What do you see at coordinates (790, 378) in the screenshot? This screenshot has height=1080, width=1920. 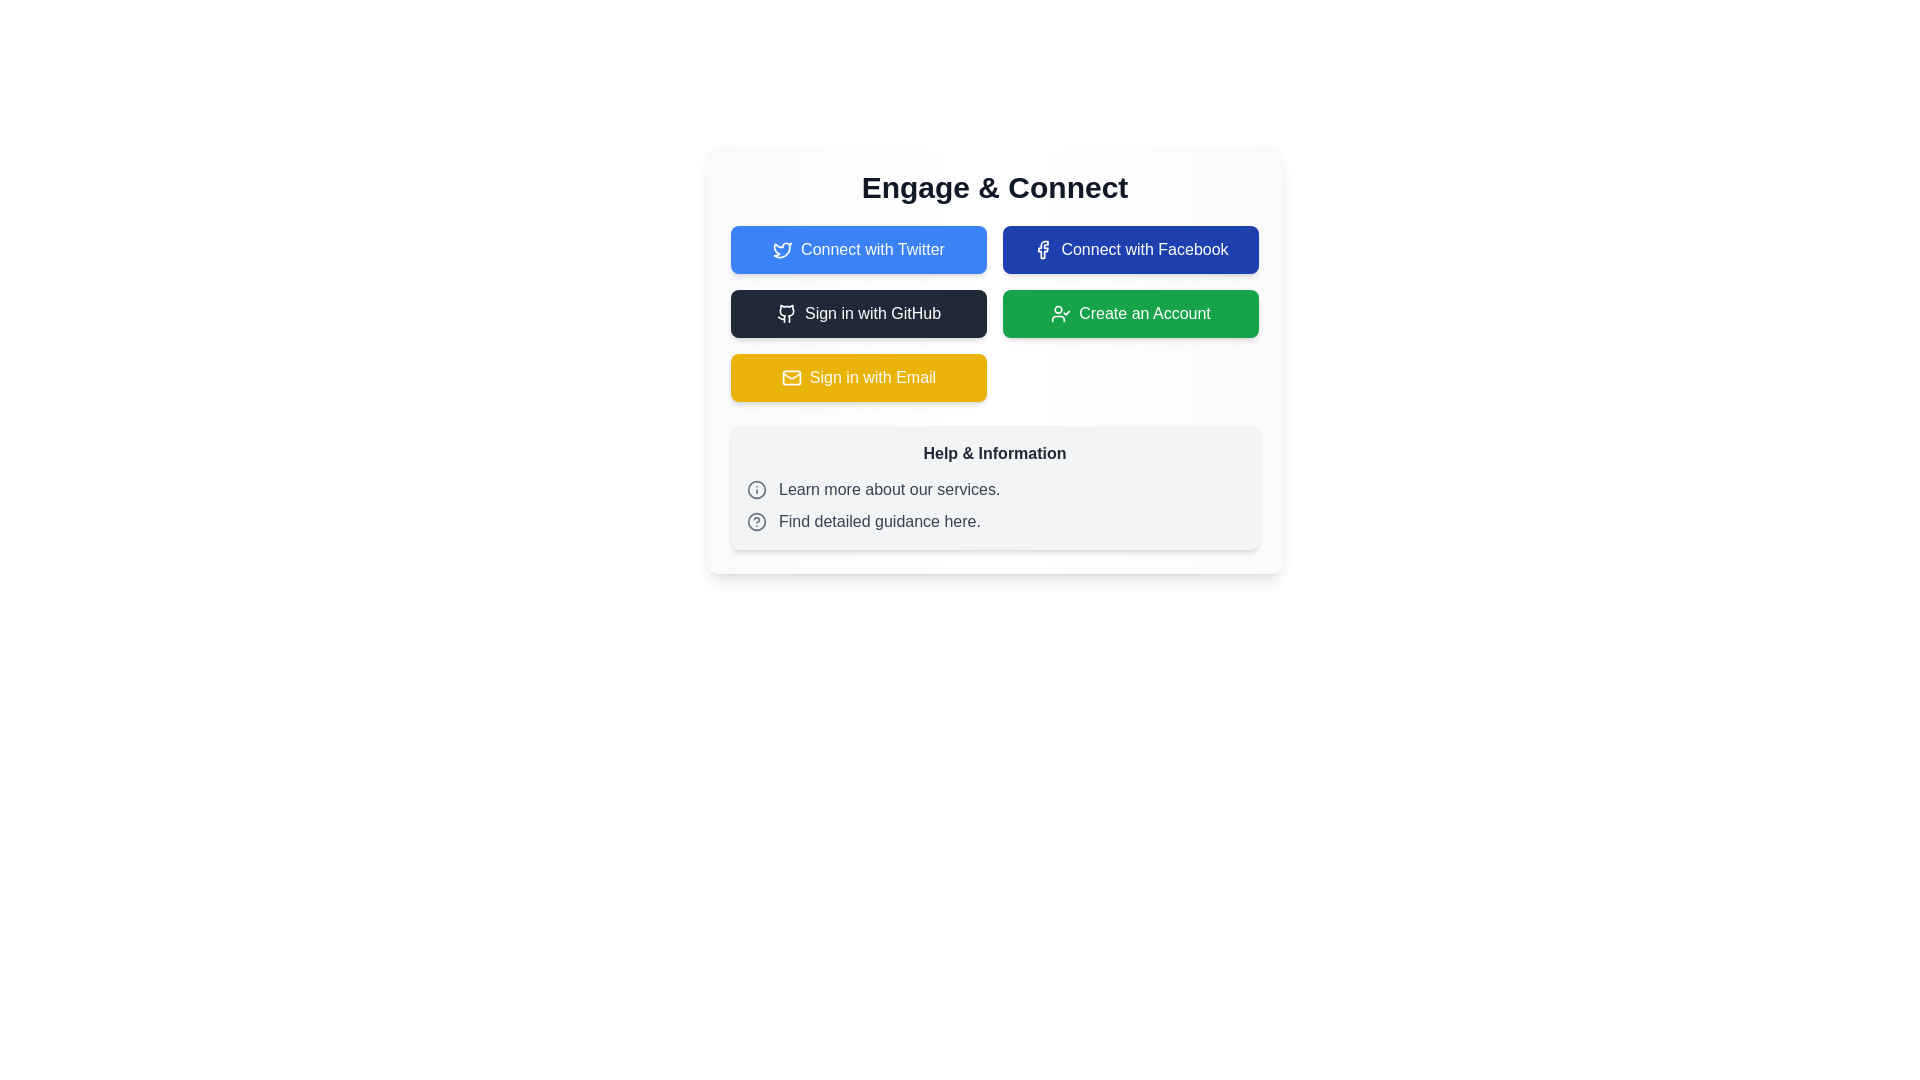 I see `the visual content associated with the decorative yellow rounded rectangle shape inside the envelope icon` at bounding box center [790, 378].